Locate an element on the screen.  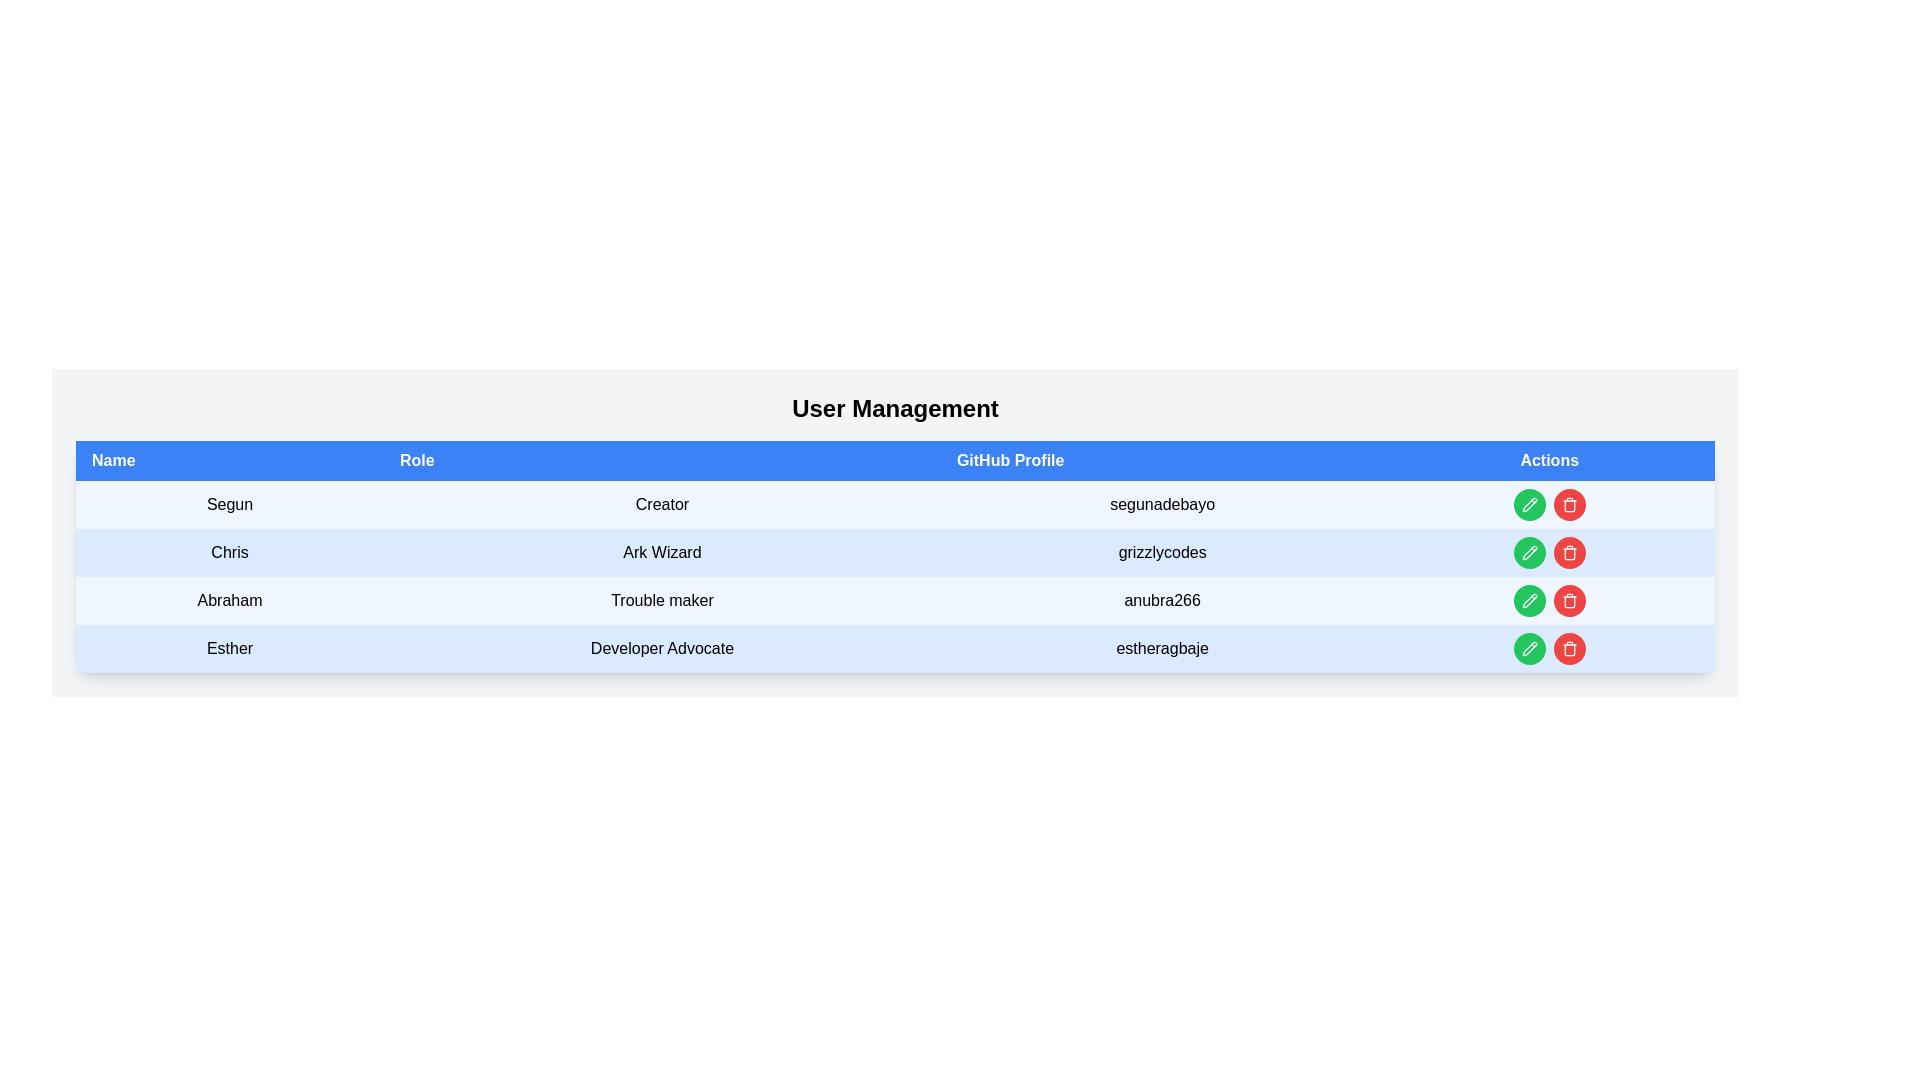
the trash can icon button in the 'Actions' column of the table row for 'Chris' is located at coordinates (1568, 552).